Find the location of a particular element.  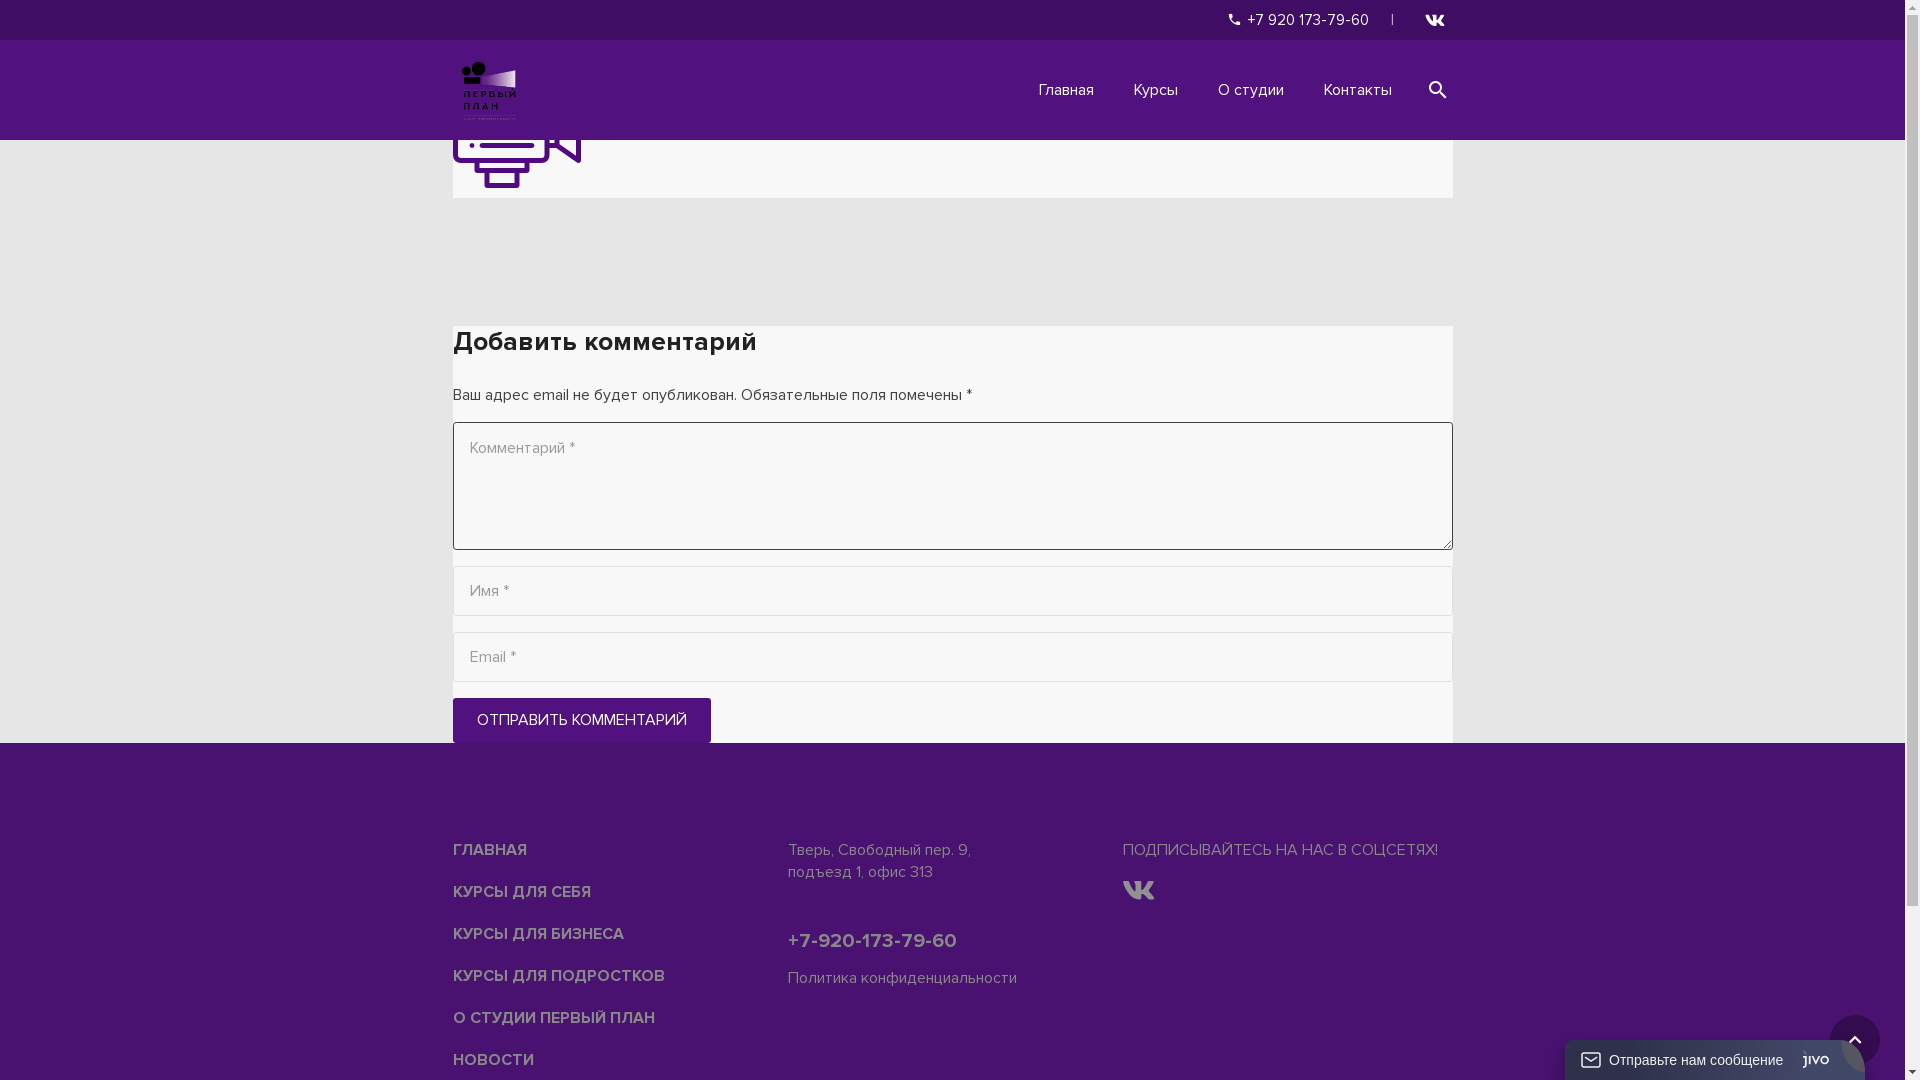

'+7-920-173-79-60' is located at coordinates (872, 941).